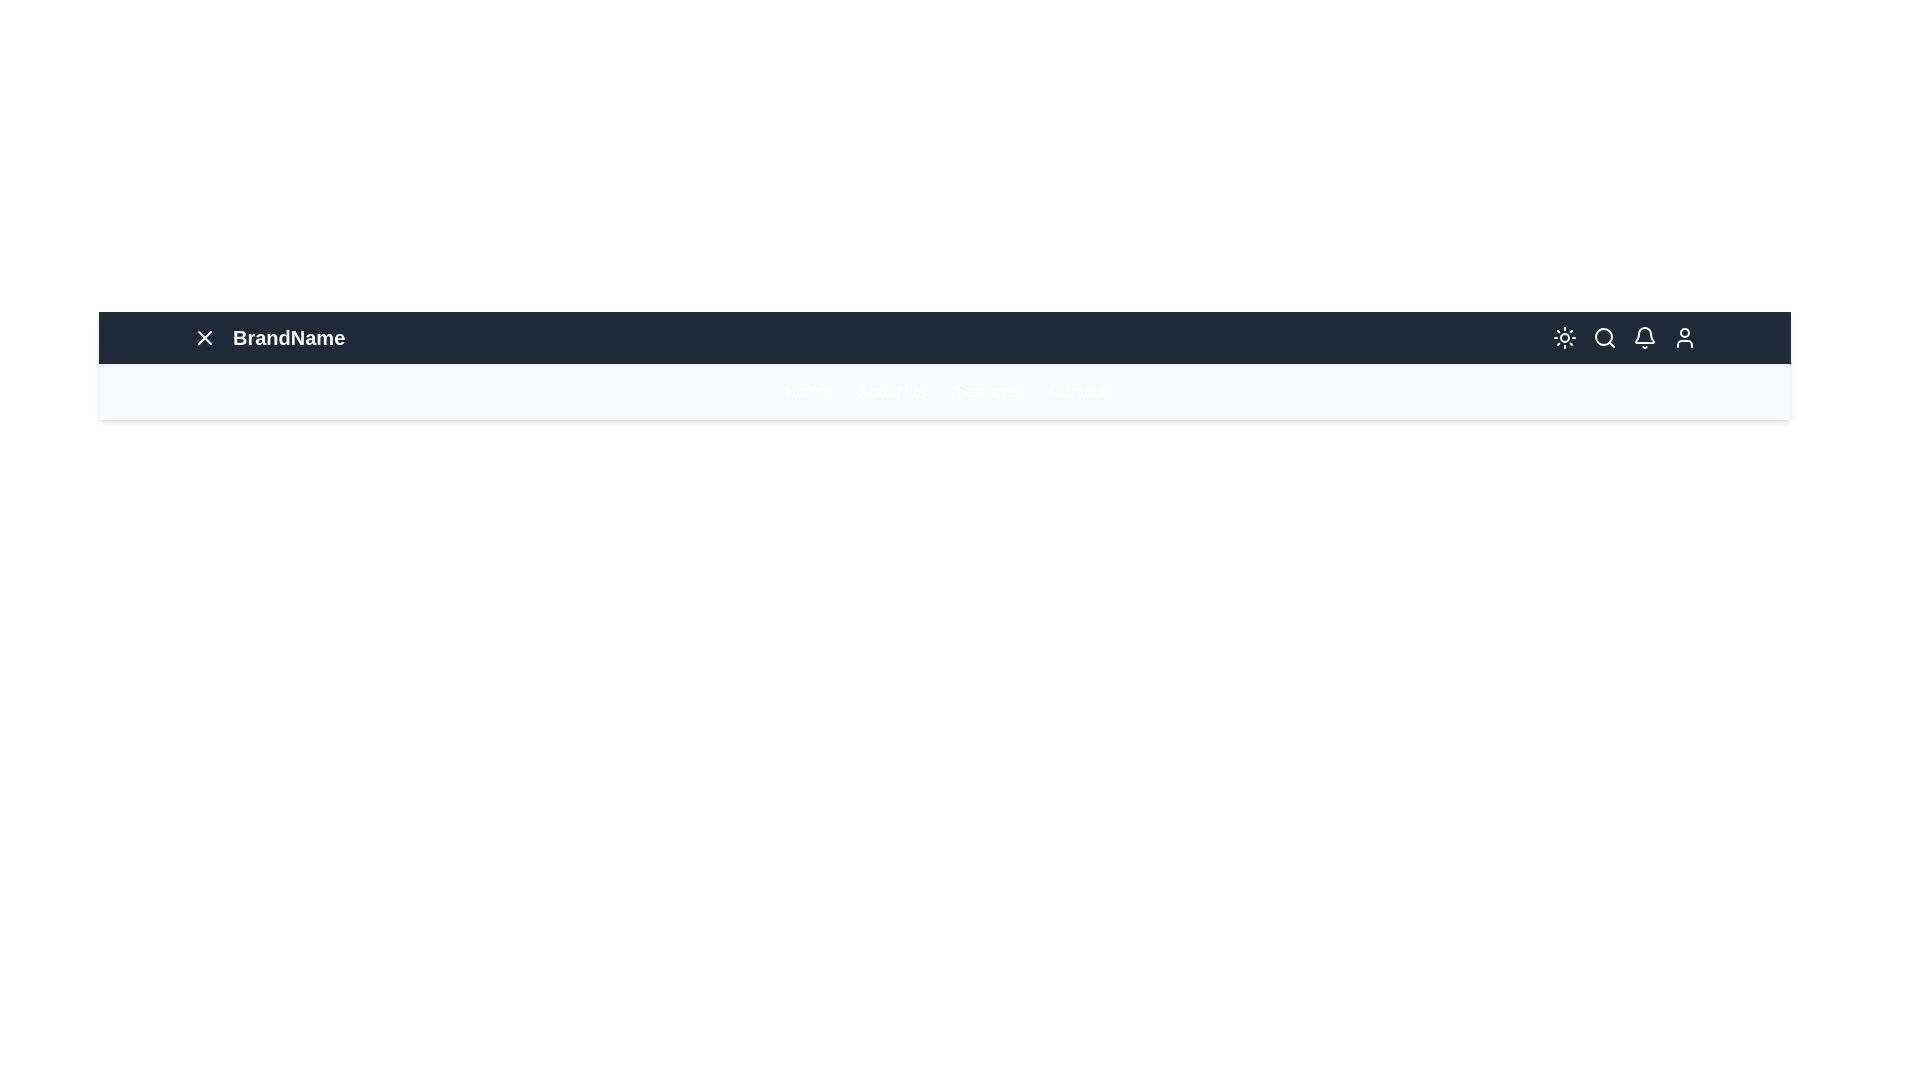 The height and width of the screenshot is (1080, 1920). I want to click on the menu item labeled Contact to navigate to the corresponding section, so click(1075, 392).